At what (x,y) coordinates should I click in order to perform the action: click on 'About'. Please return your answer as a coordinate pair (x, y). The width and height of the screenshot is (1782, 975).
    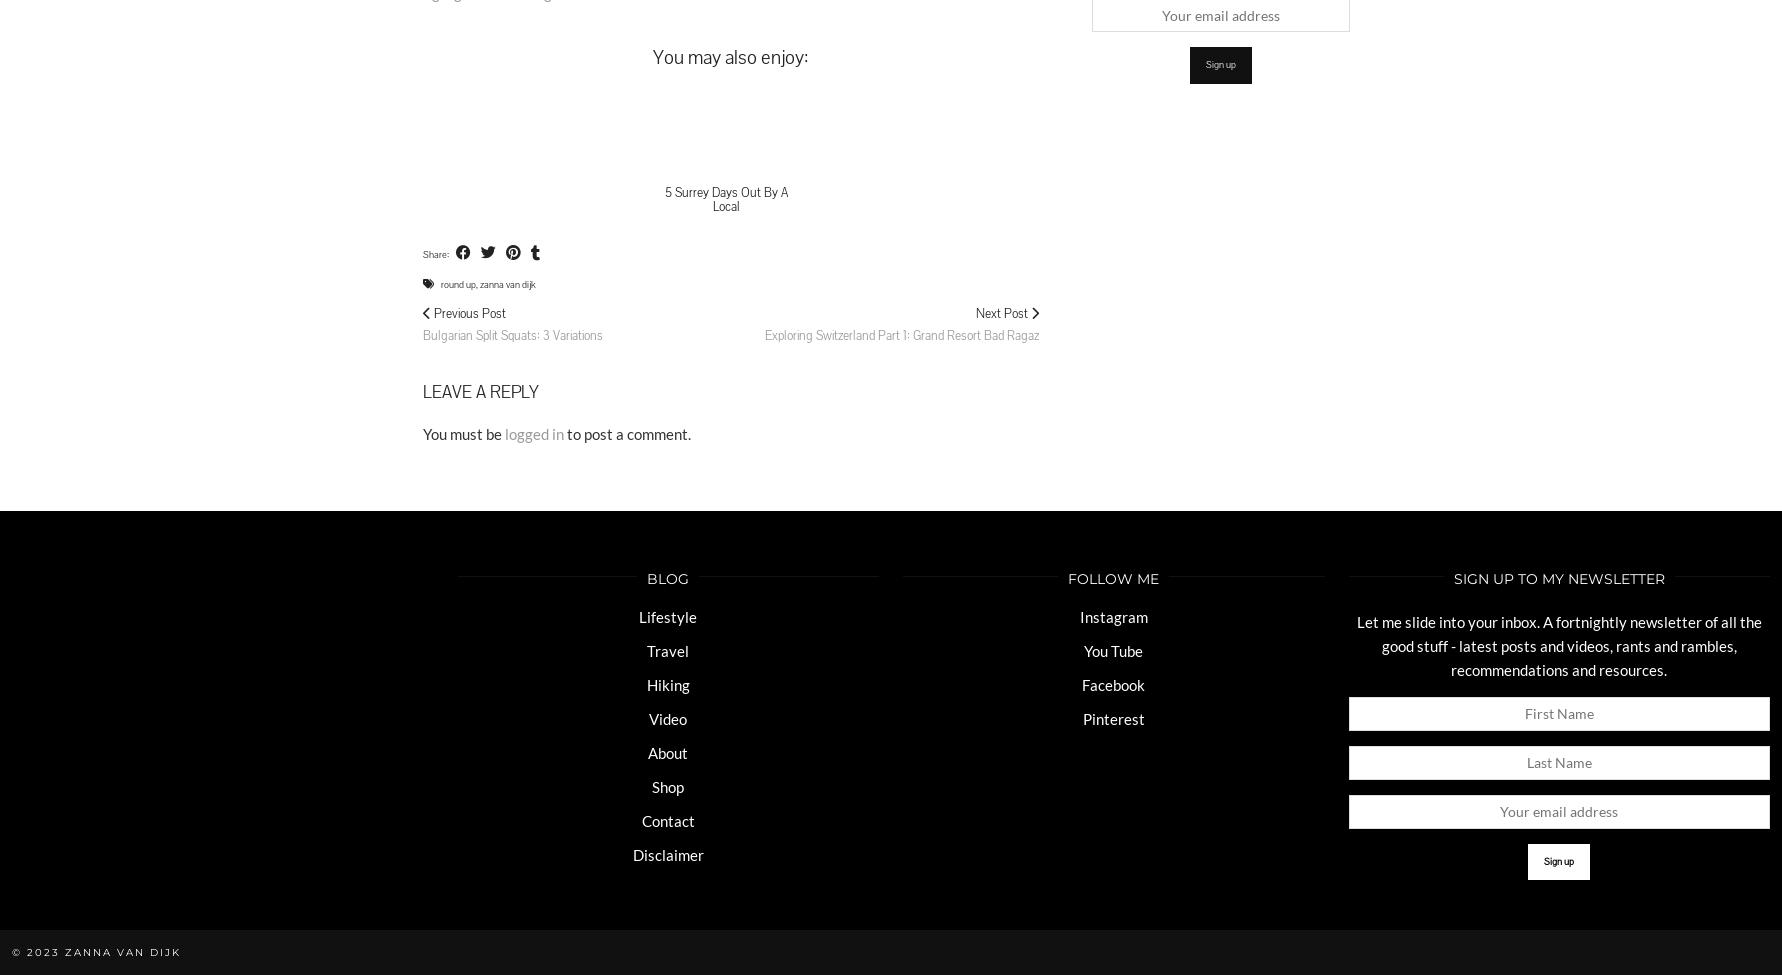
    Looking at the image, I should click on (667, 751).